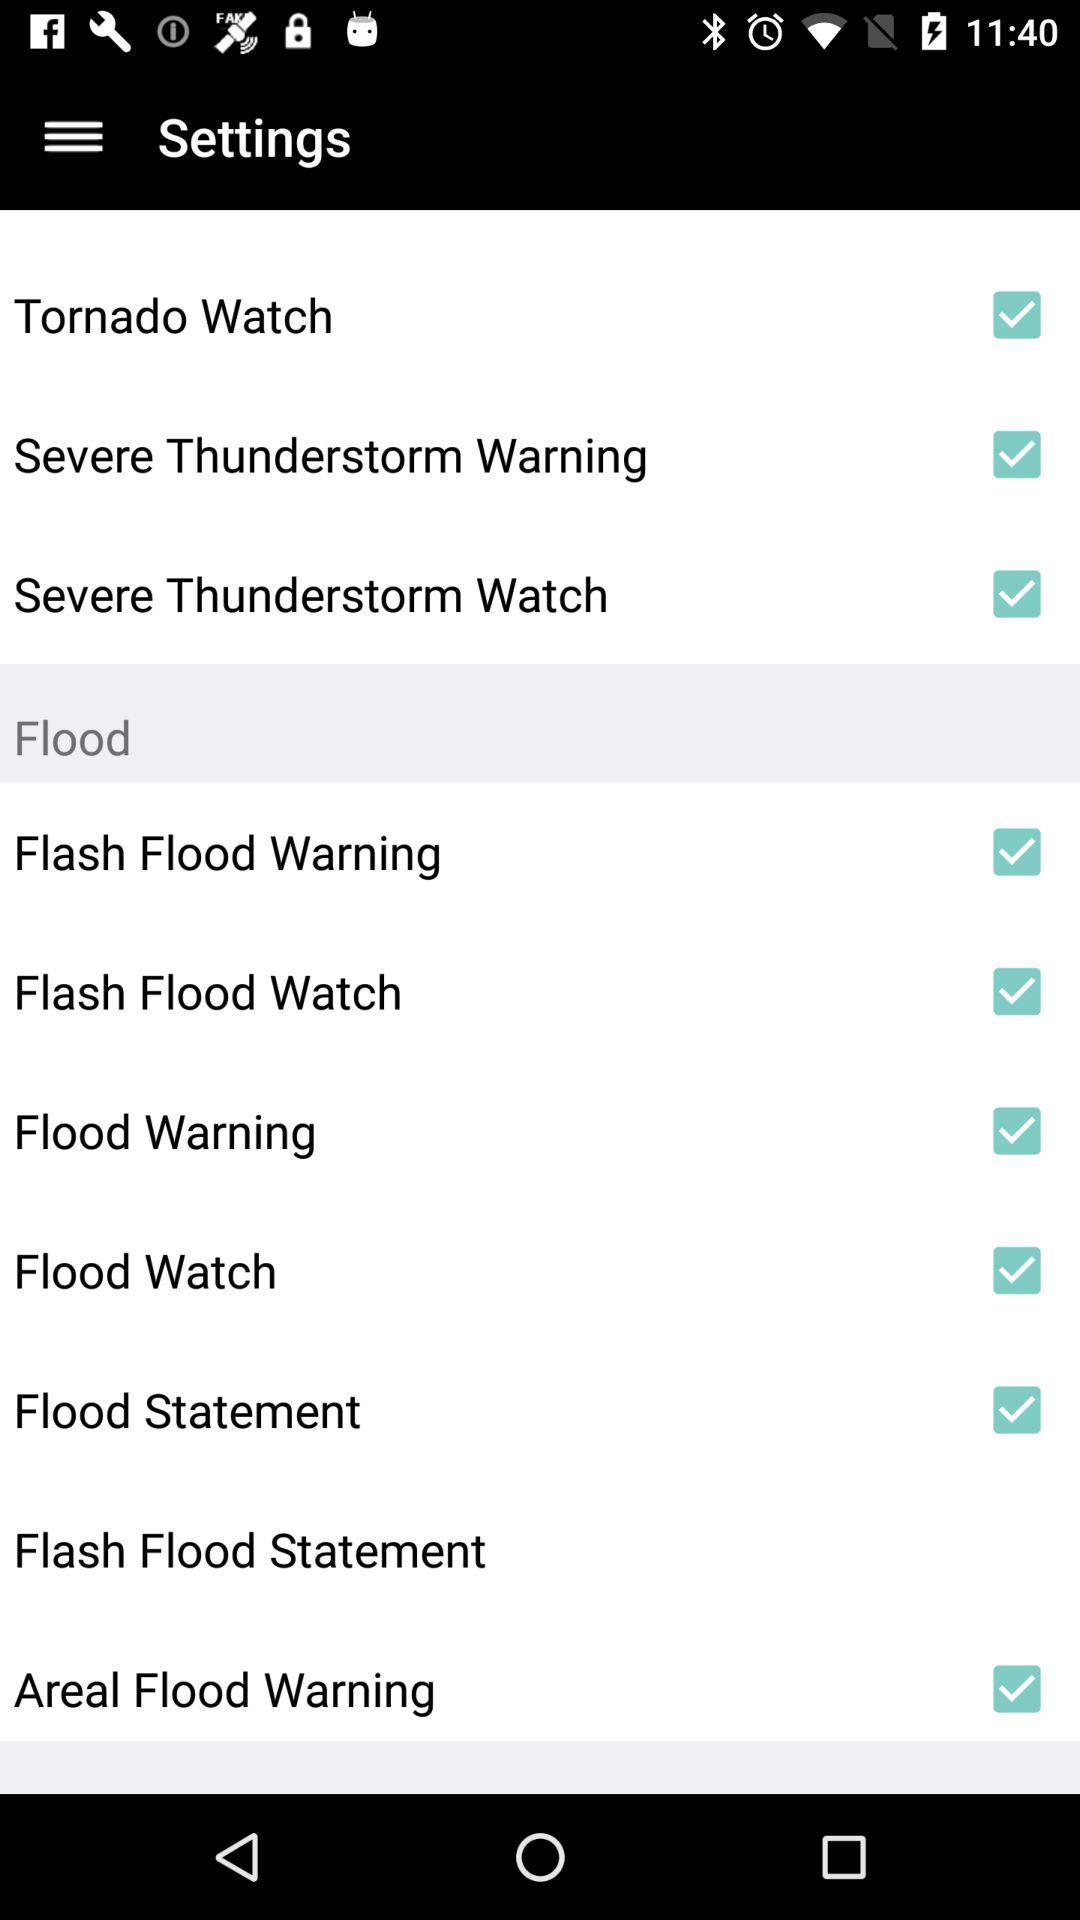  Describe the element at coordinates (1017, 1409) in the screenshot. I see `item next to flood statement icon` at that location.